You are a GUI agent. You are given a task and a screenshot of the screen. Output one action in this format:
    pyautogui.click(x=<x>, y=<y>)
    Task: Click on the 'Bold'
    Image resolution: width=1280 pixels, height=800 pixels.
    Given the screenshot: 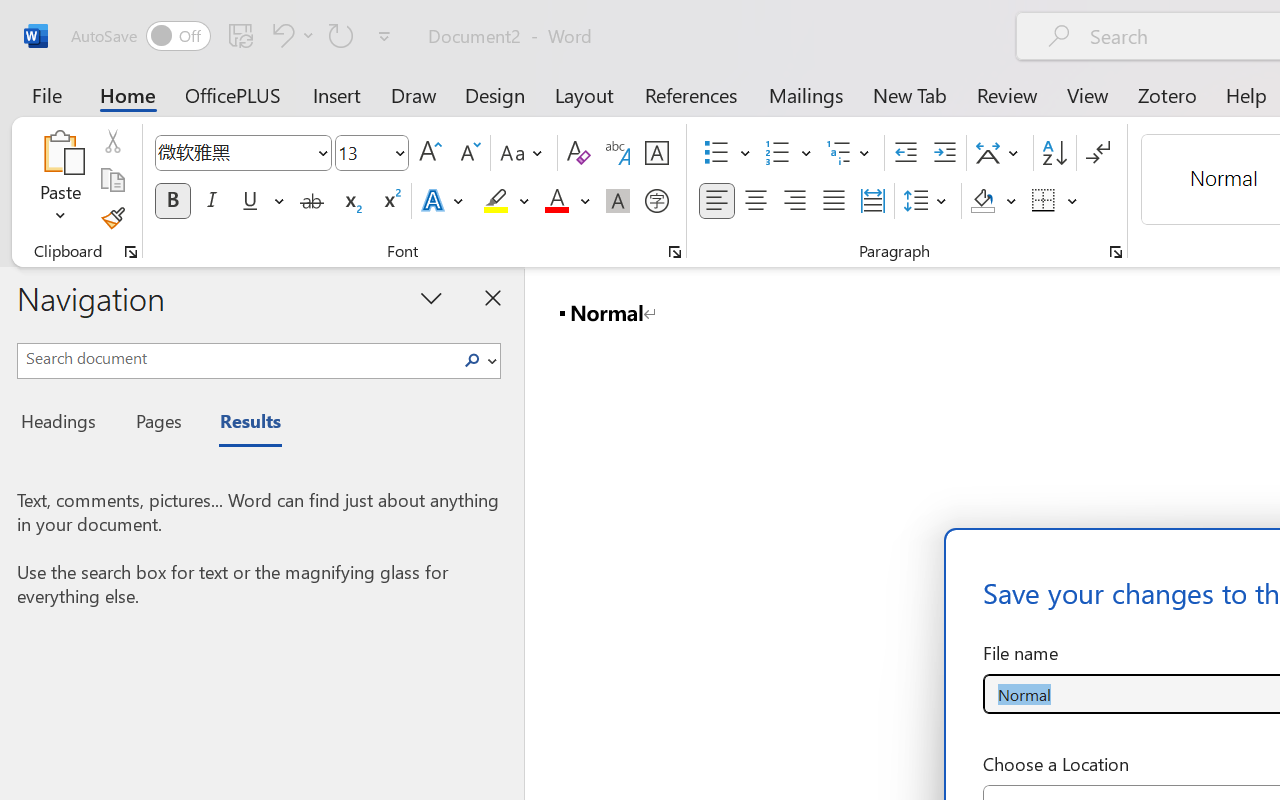 What is the action you would take?
    pyautogui.click(x=172, y=201)
    